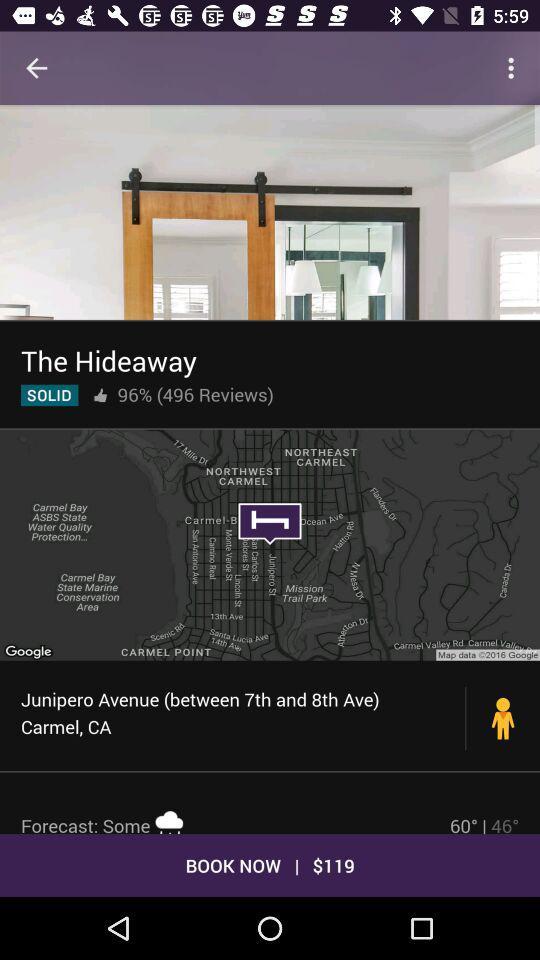 The width and height of the screenshot is (540, 960). I want to click on item at the top left corner, so click(36, 68).